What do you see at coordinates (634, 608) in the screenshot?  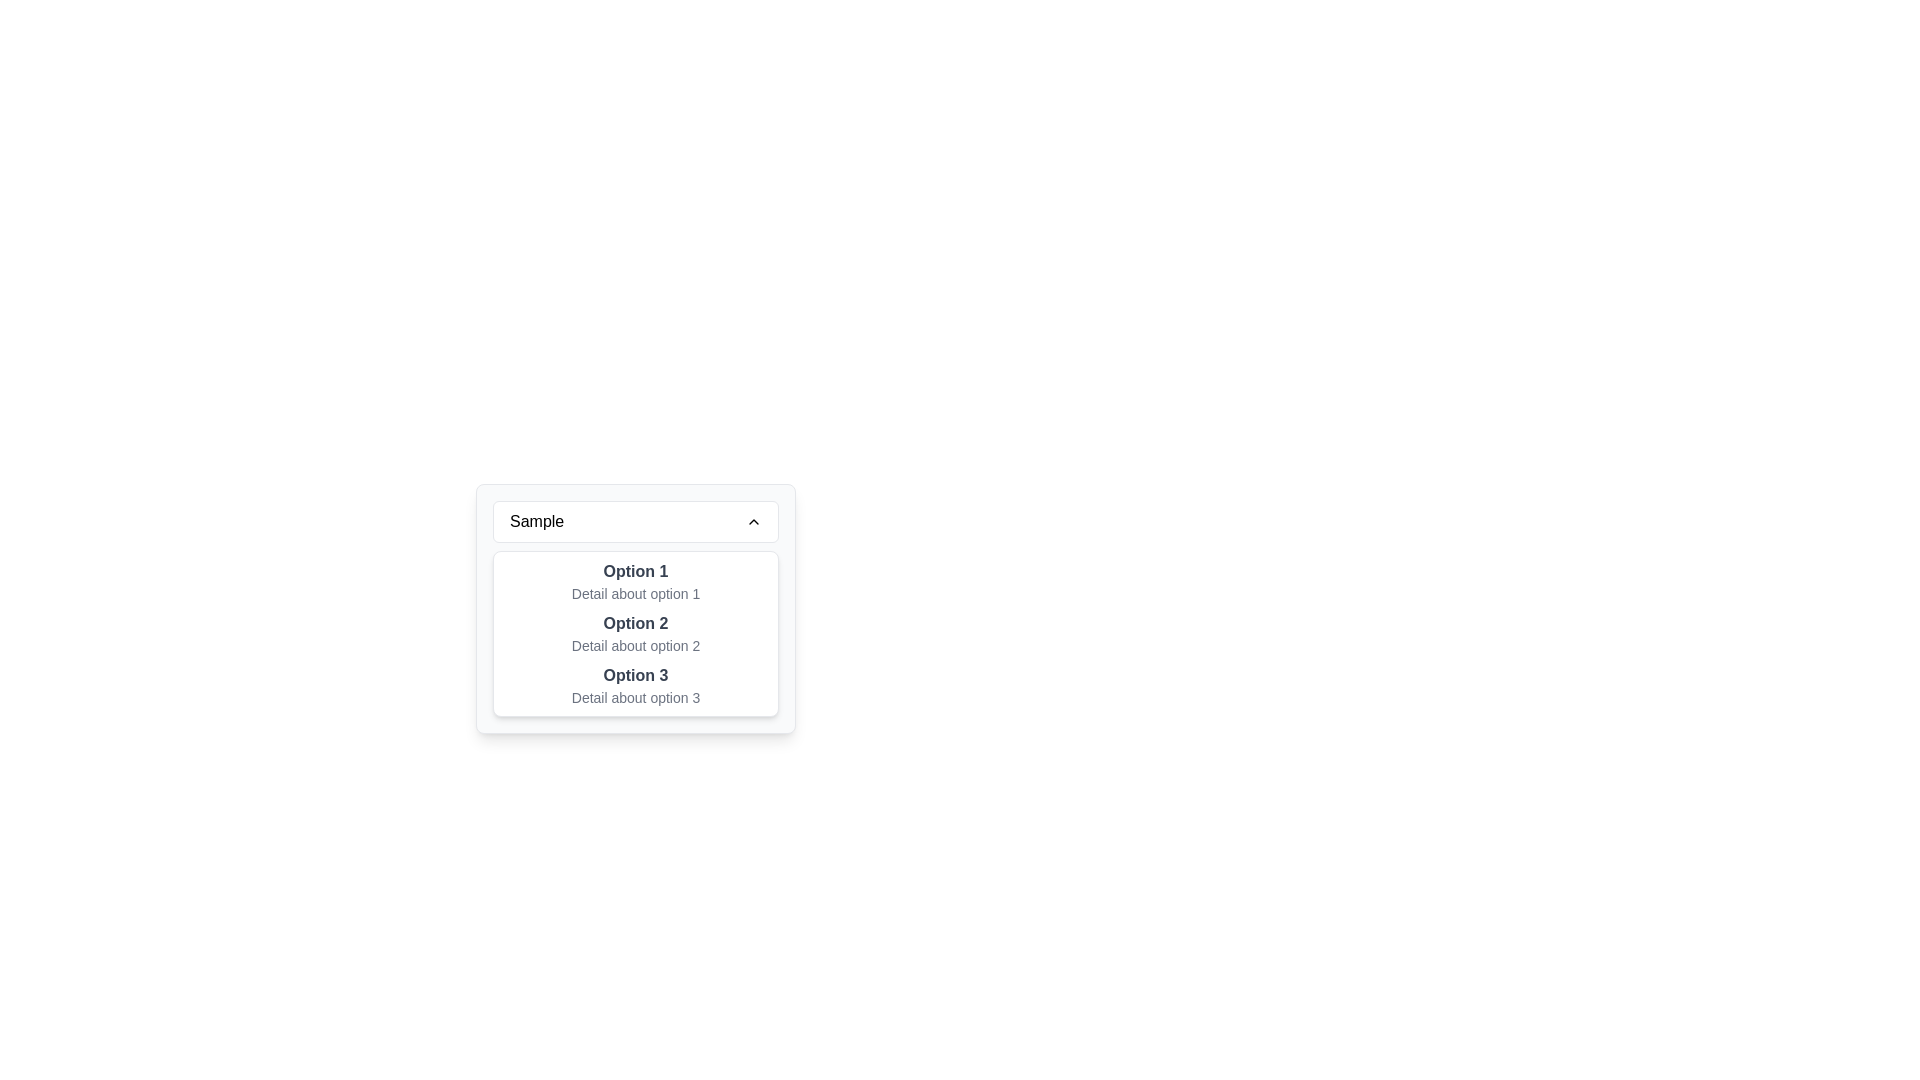 I see `the options in the compact dropdown menu with a light gray background` at bounding box center [634, 608].